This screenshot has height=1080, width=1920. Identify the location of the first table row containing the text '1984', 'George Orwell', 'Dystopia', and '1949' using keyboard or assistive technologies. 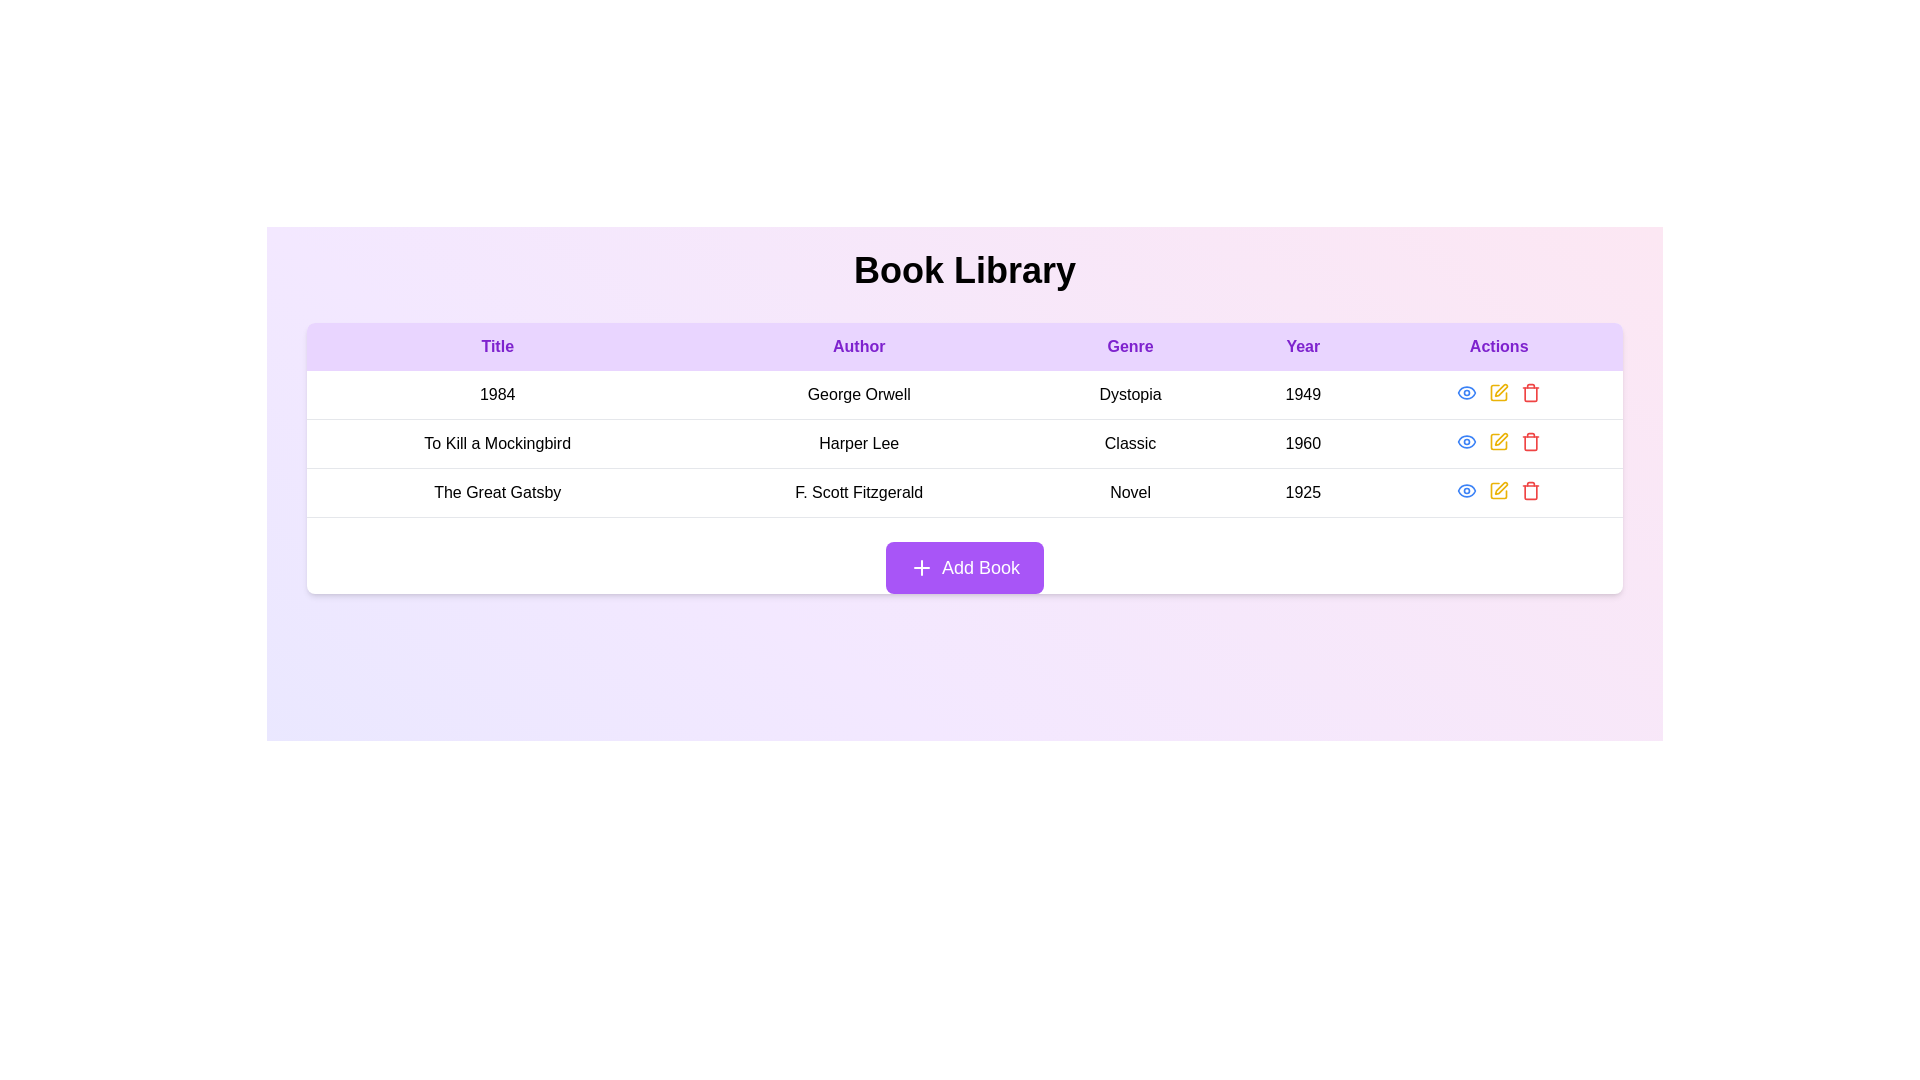
(964, 394).